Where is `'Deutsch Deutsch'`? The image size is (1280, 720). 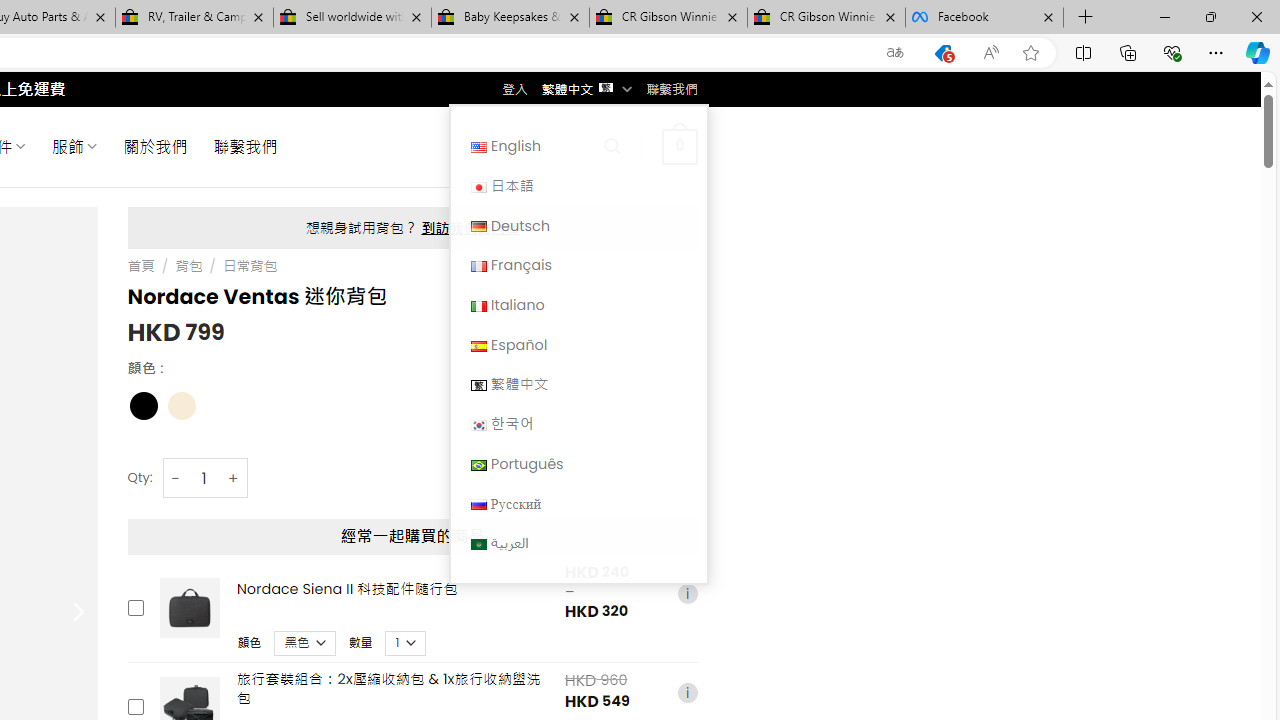 'Deutsch Deutsch' is located at coordinates (577, 225).